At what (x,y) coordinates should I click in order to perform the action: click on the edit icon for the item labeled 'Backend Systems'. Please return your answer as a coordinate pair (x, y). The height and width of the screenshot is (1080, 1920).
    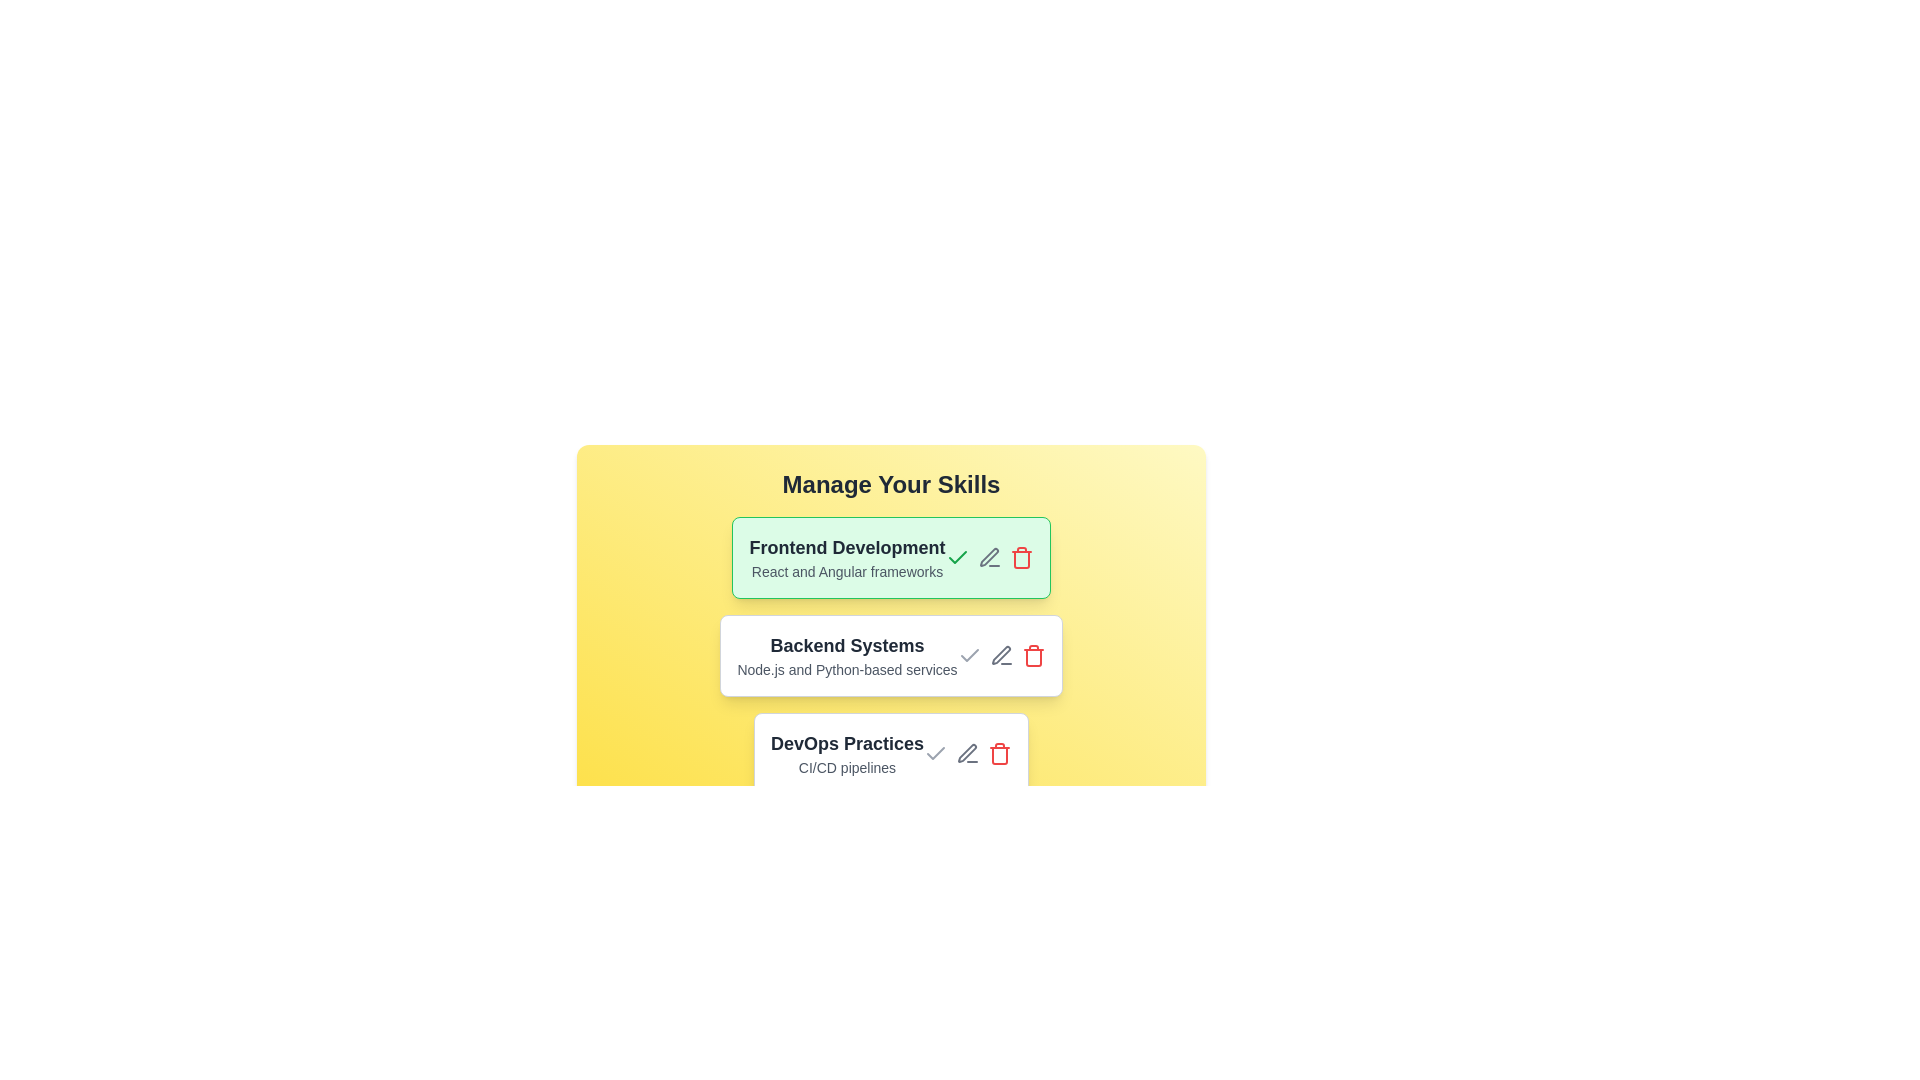
    Looking at the image, I should click on (1001, 655).